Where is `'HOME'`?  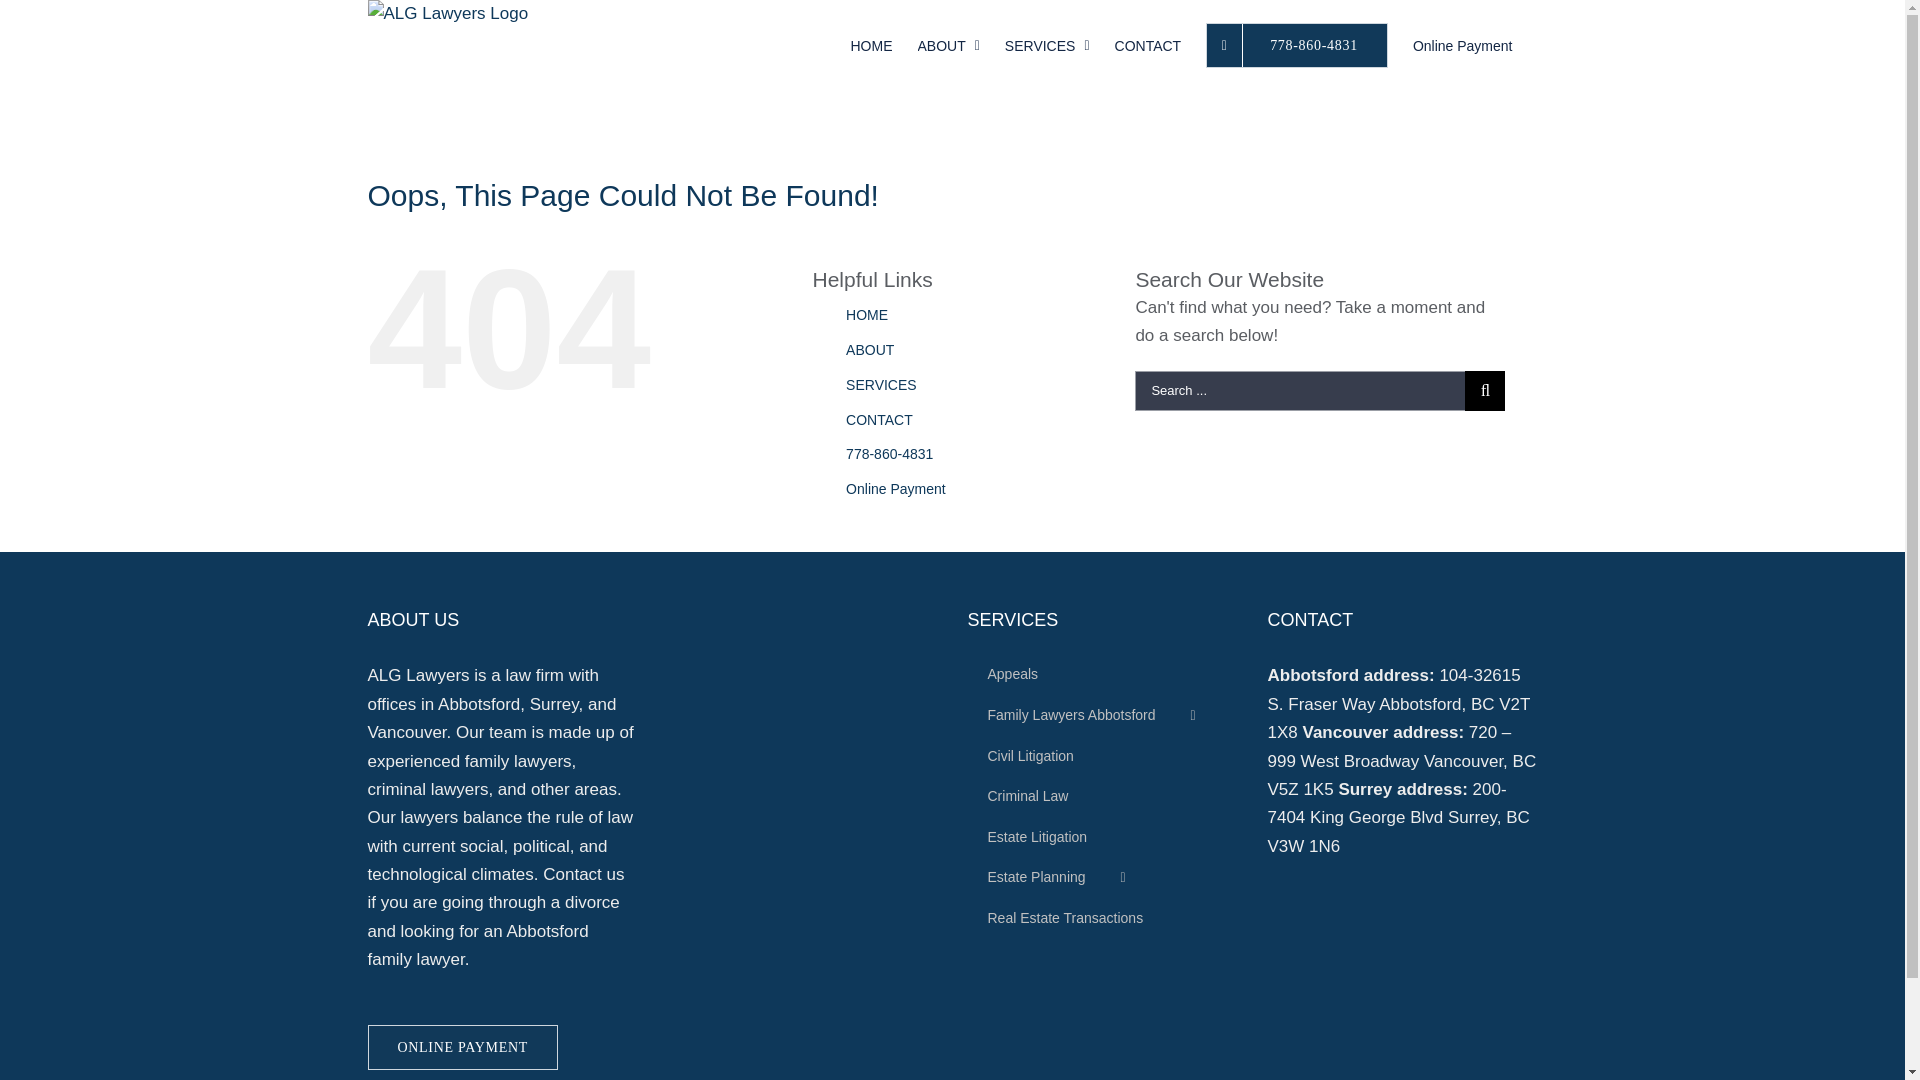 'HOME' is located at coordinates (849, 44).